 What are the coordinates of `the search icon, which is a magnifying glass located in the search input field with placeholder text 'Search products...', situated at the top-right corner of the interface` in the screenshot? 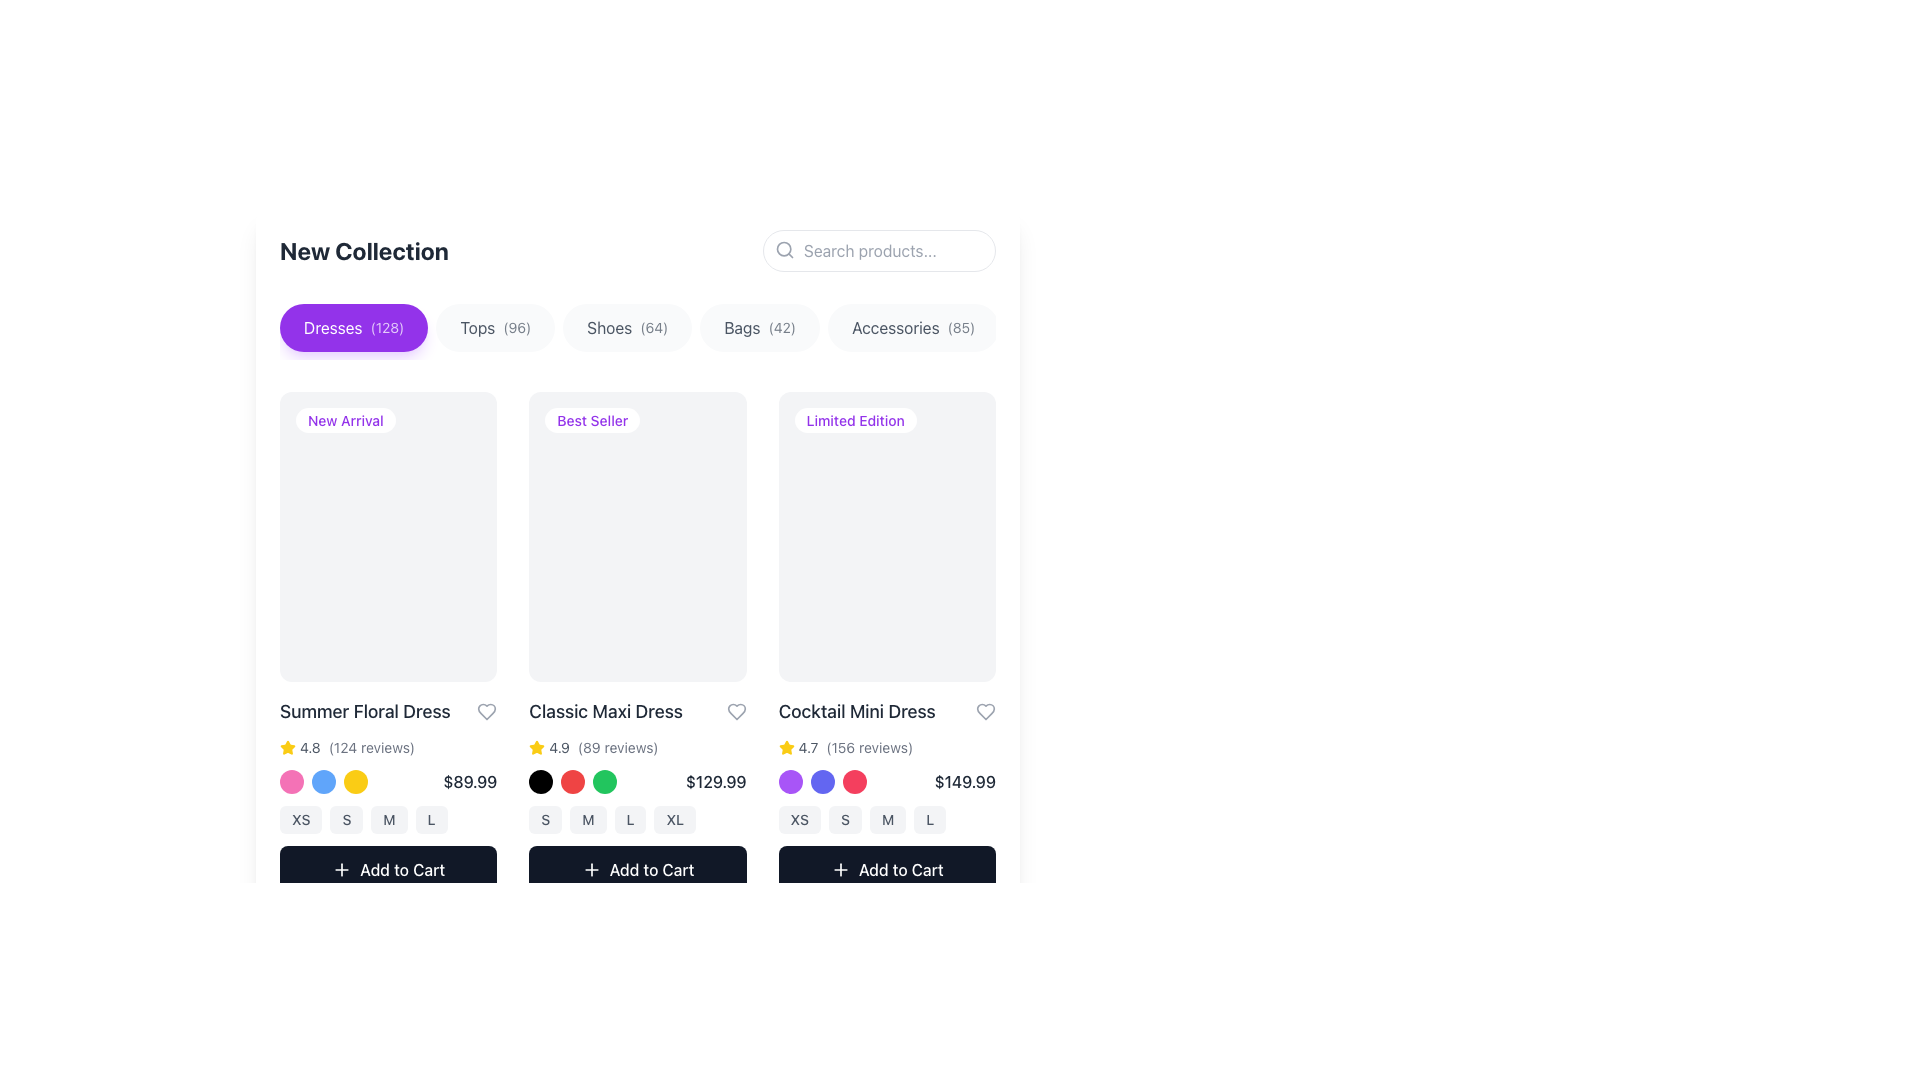 It's located at (784, 249).